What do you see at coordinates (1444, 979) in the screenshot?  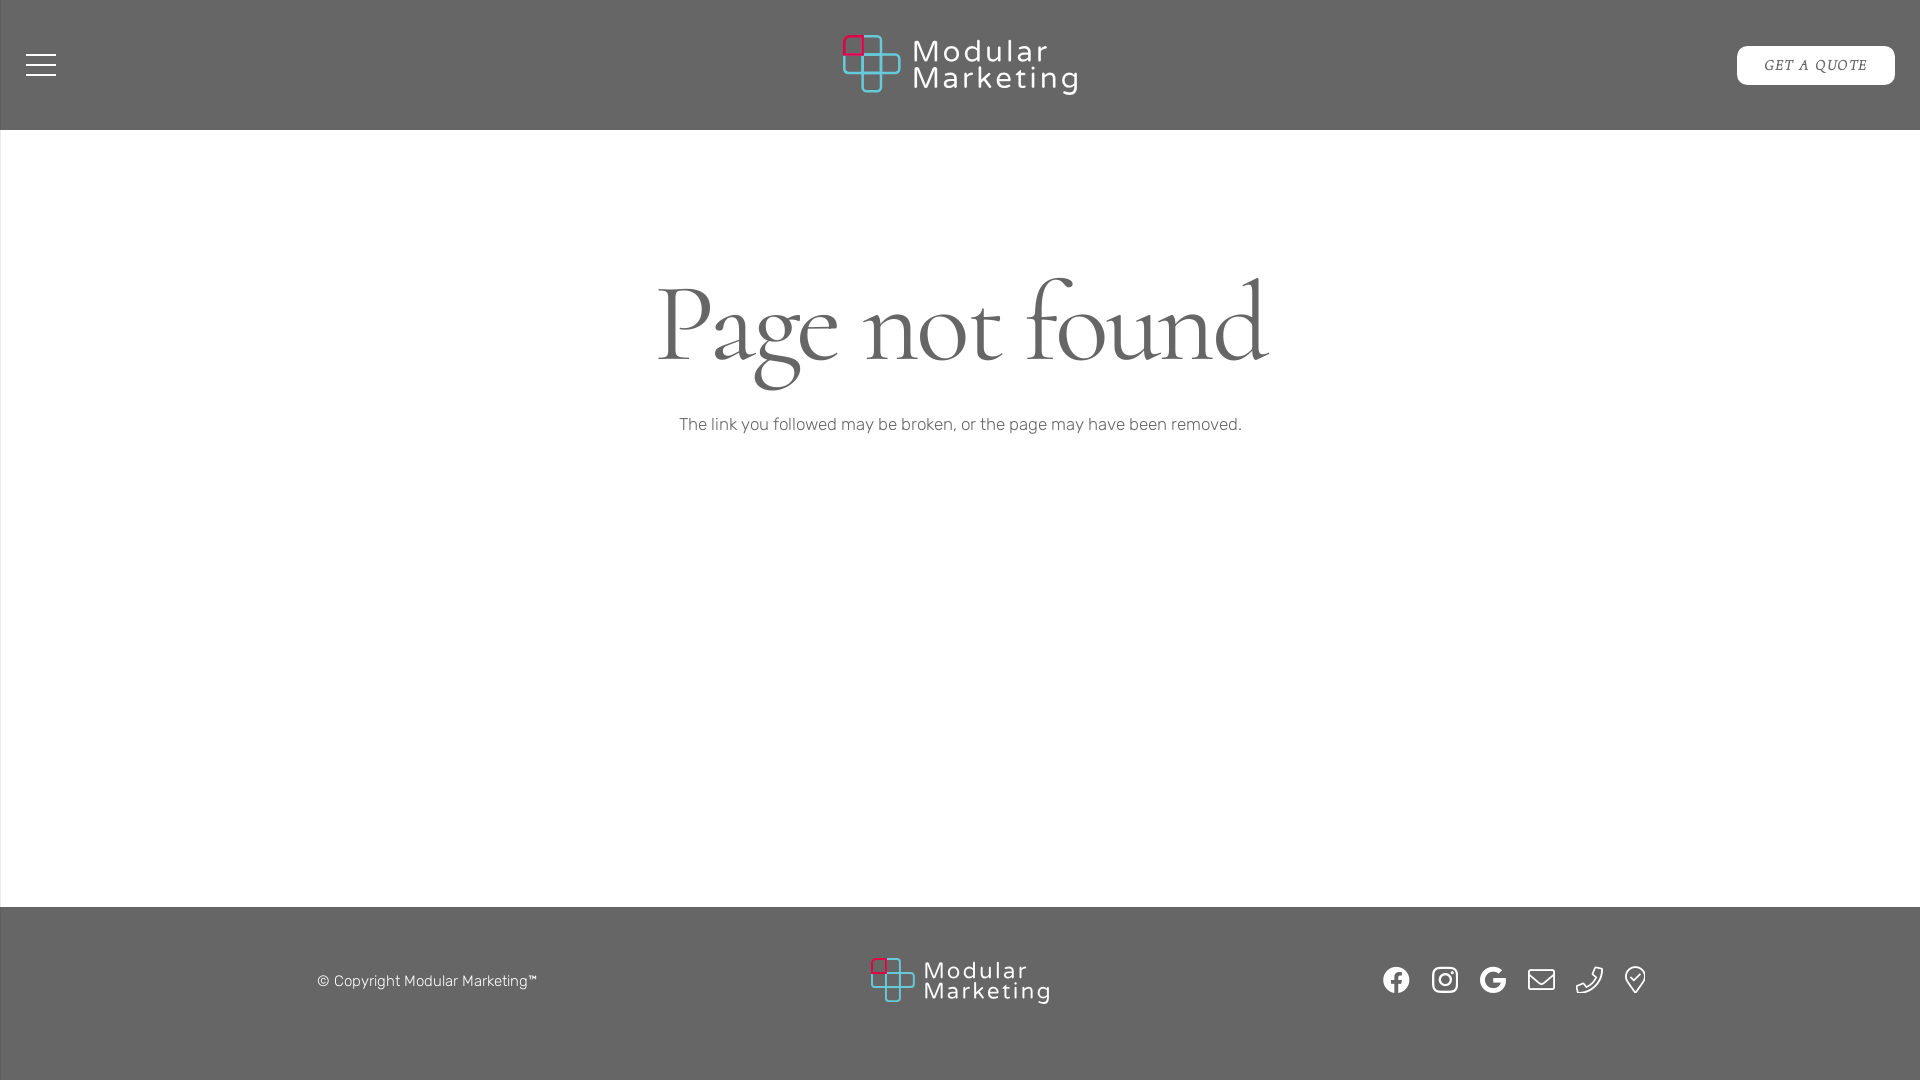 I see `'Instagram'` at bounding box center [1444, 979].